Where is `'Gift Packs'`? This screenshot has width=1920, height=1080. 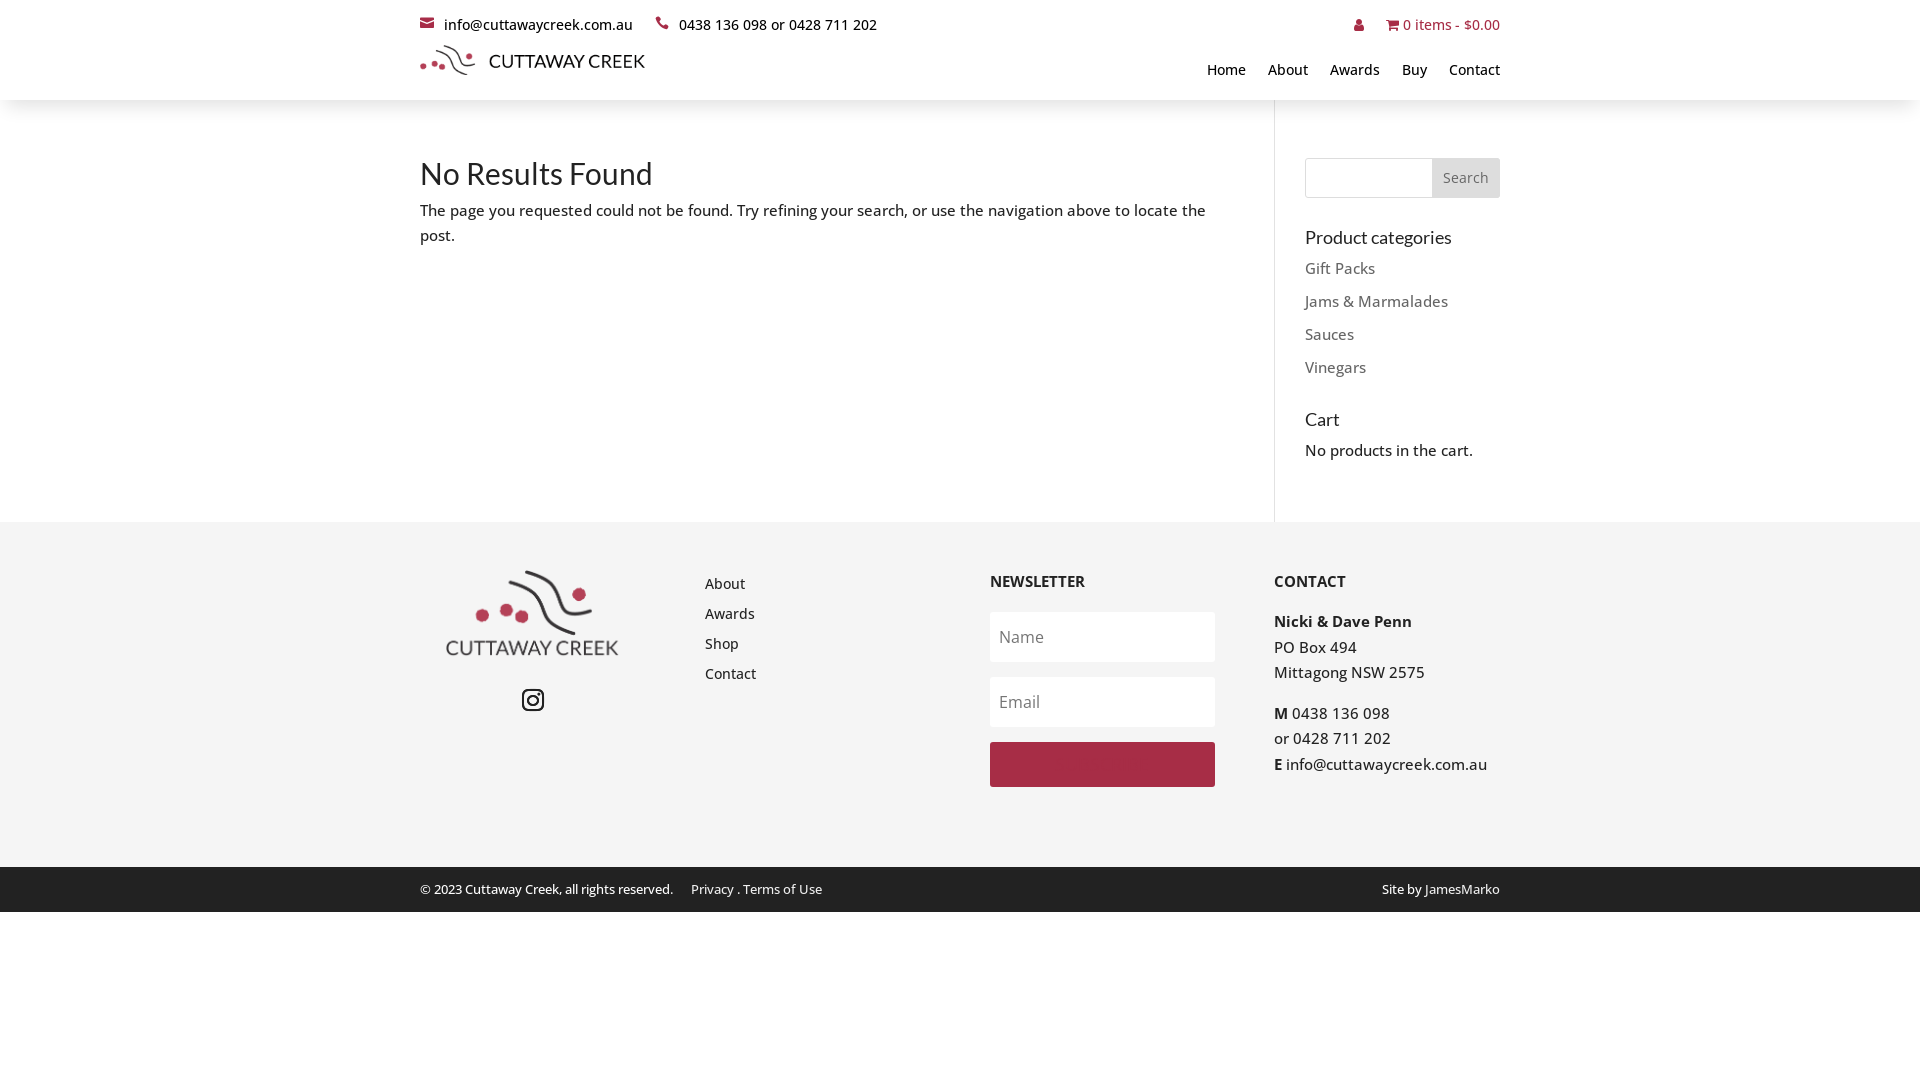 'Gift Packs' is located at coordinates (1339, 266).